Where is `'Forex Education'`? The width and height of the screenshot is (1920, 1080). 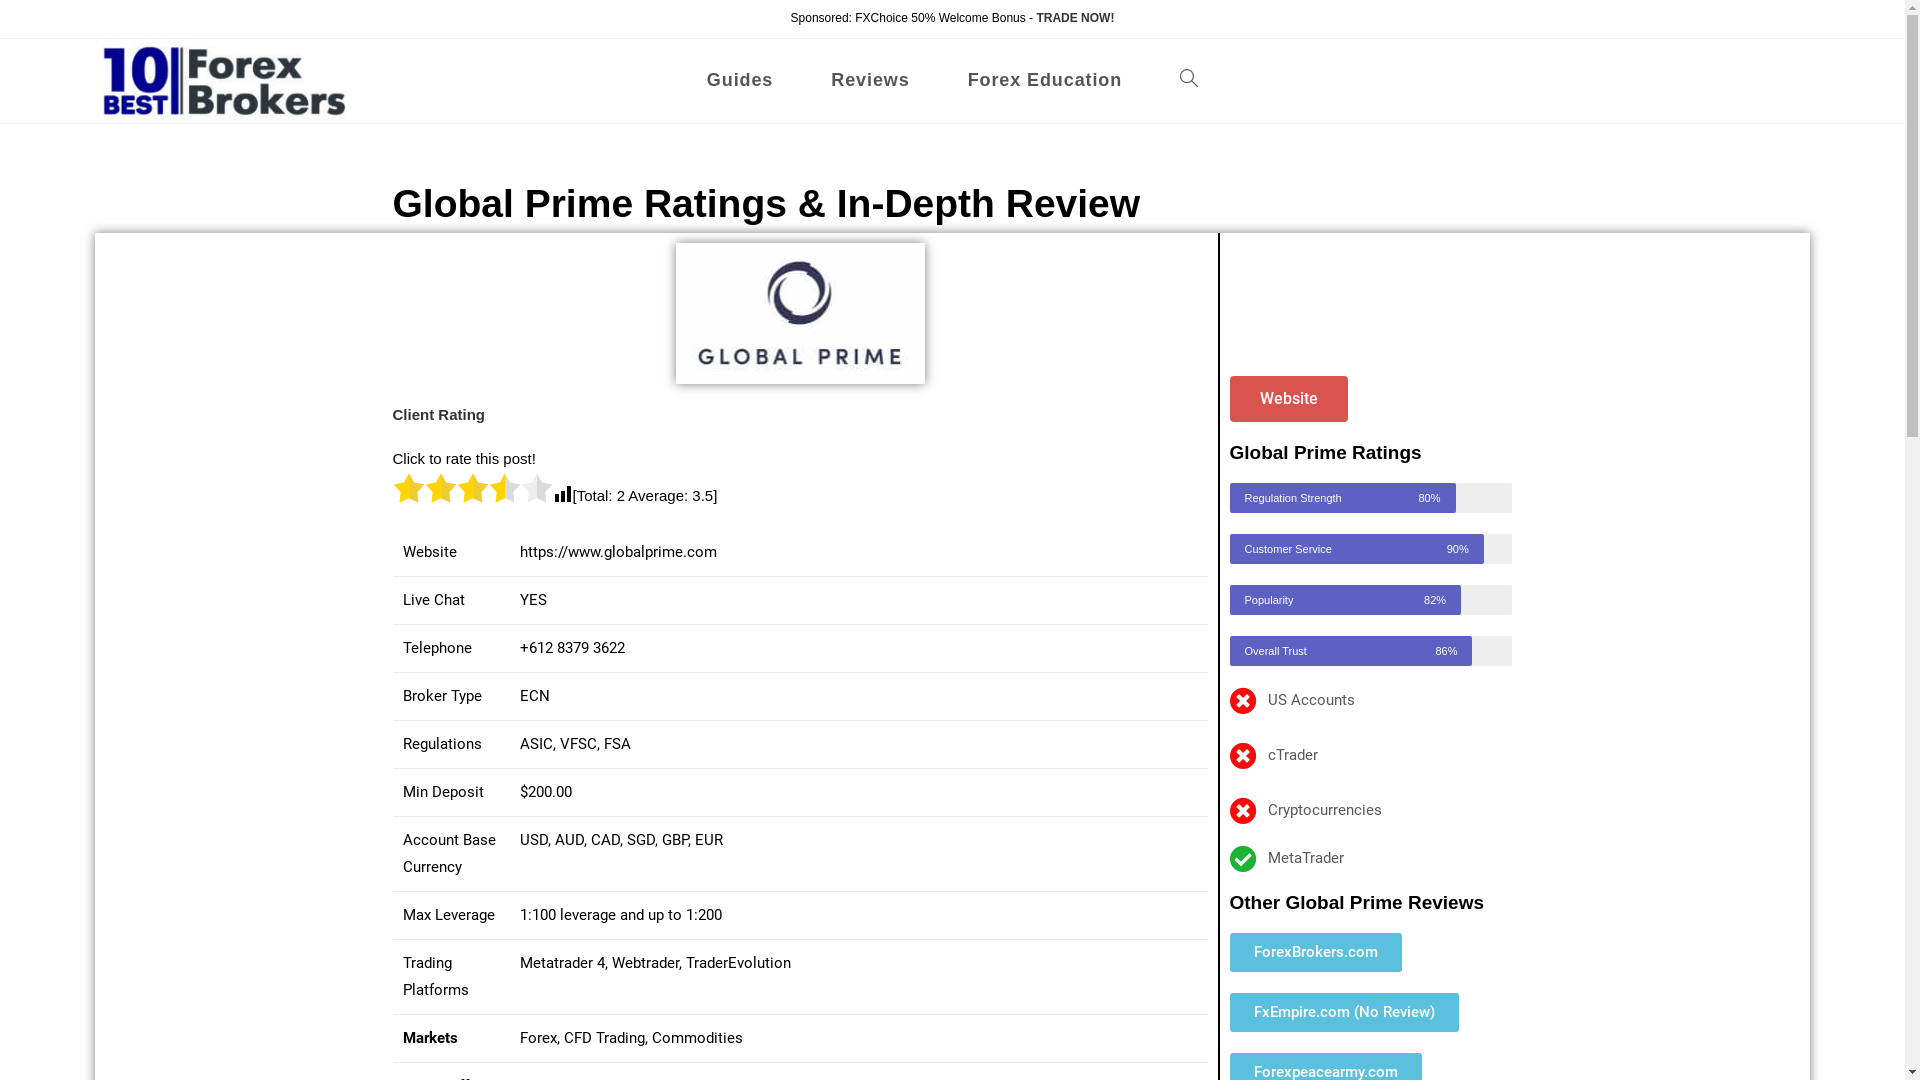
'Forex Education' is located at coordinates (1044, 79).